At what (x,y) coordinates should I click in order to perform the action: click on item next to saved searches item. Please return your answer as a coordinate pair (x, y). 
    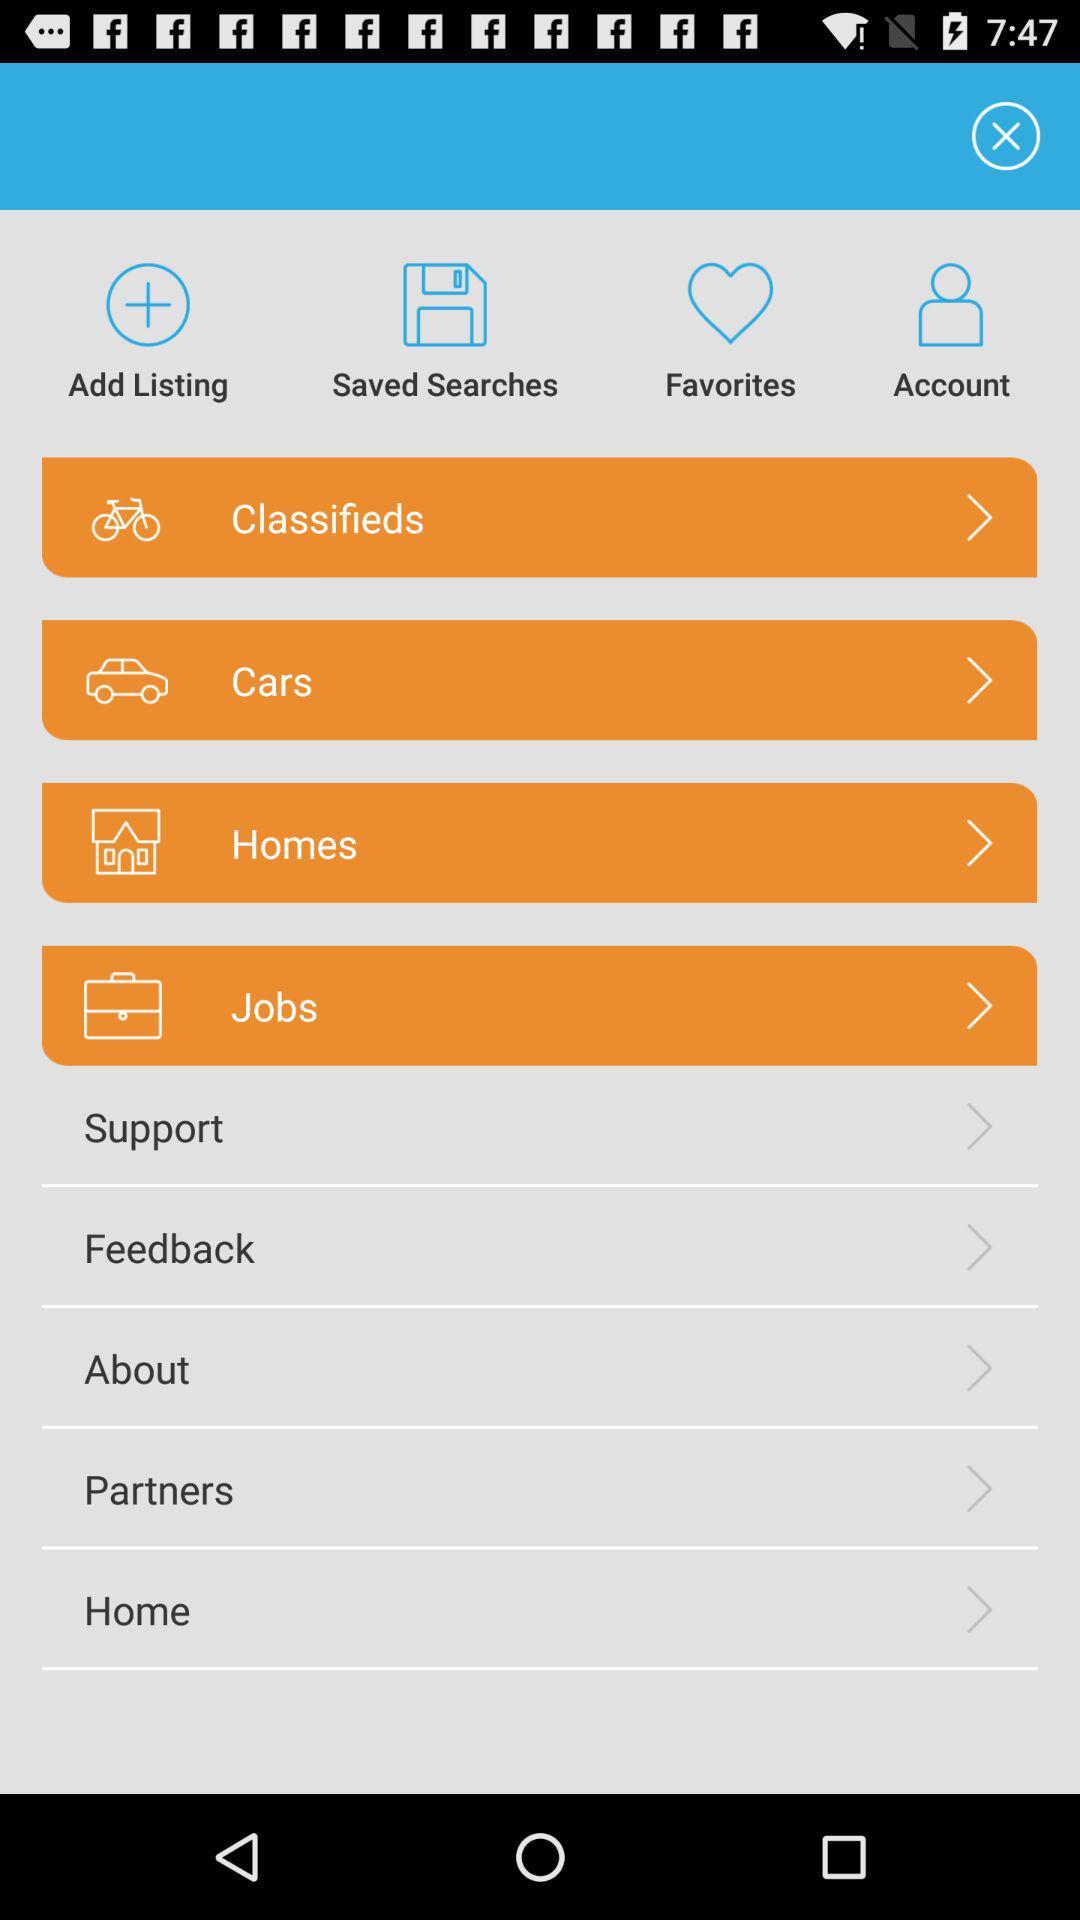
    Looking at the image, I should click on (730, 333).